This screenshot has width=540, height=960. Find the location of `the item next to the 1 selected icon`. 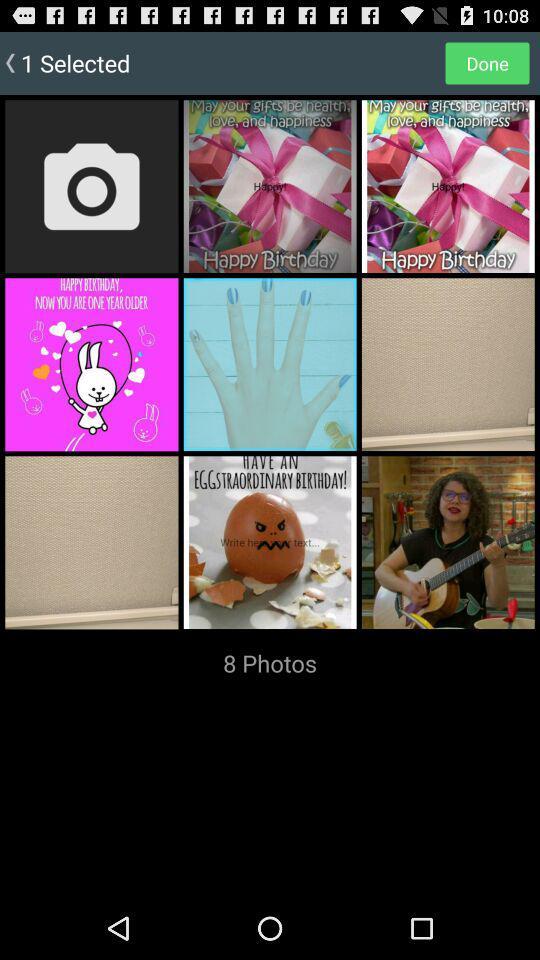

the item next to the 1 selected icon is located at coordinates (486, 62).